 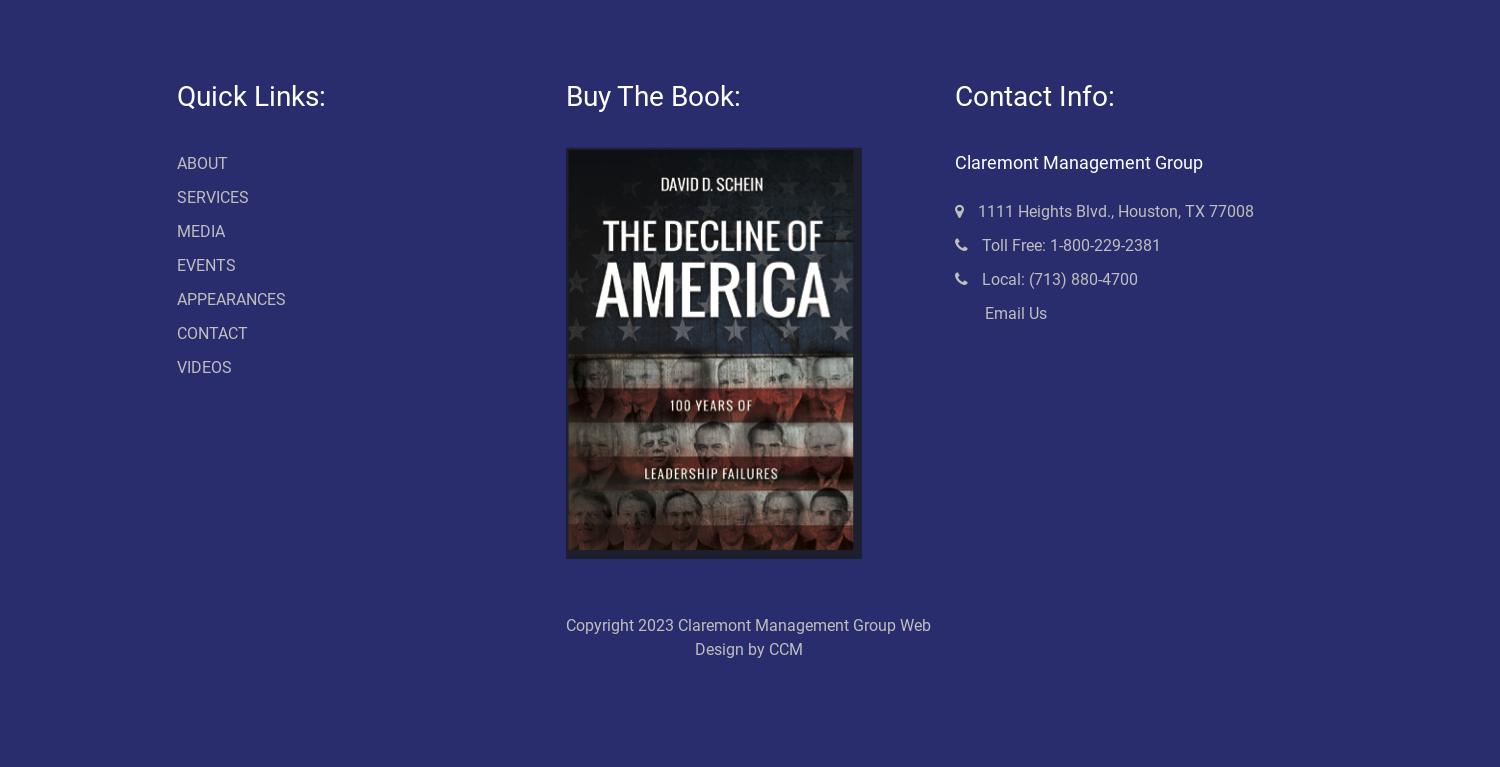 I want to click on 'Local: (713) 880-4700', so click(x=1057, y=278).